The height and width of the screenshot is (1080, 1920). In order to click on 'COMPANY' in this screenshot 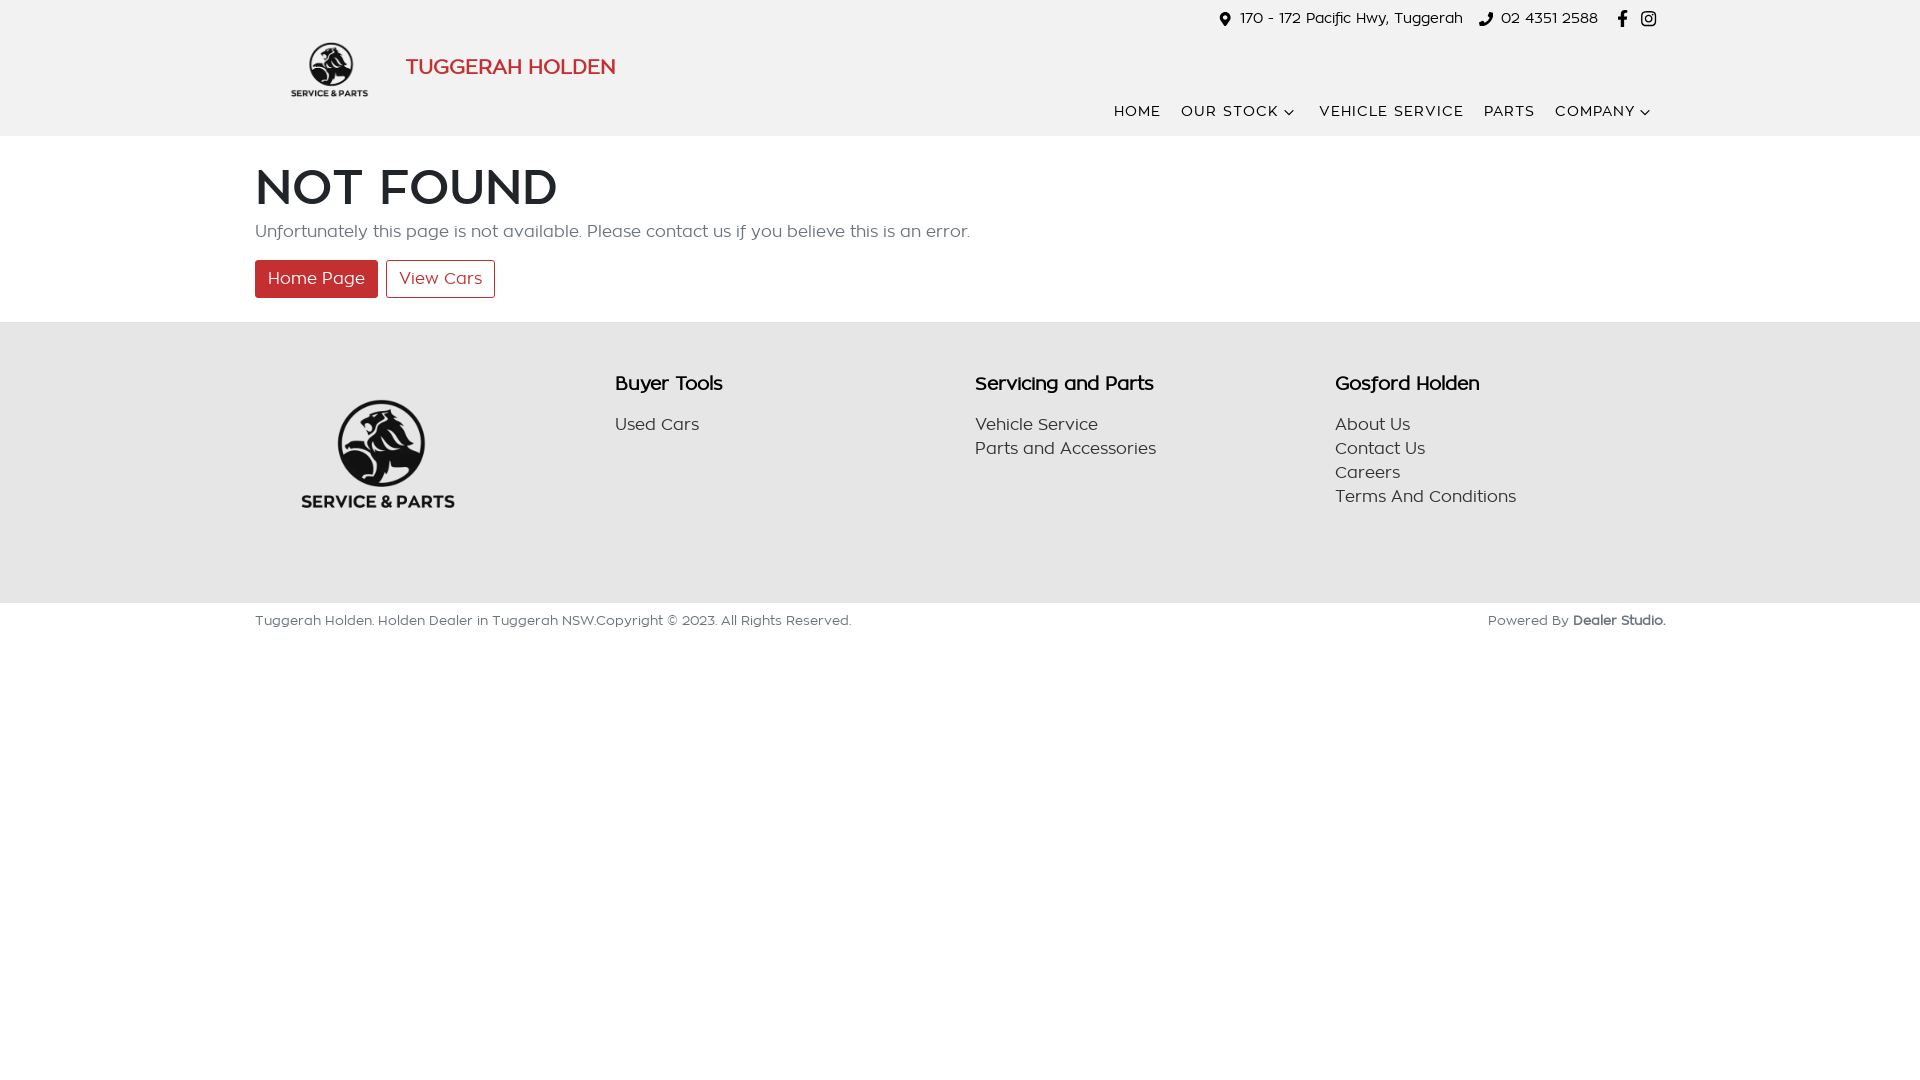, I will do `click(1604, 111)`.